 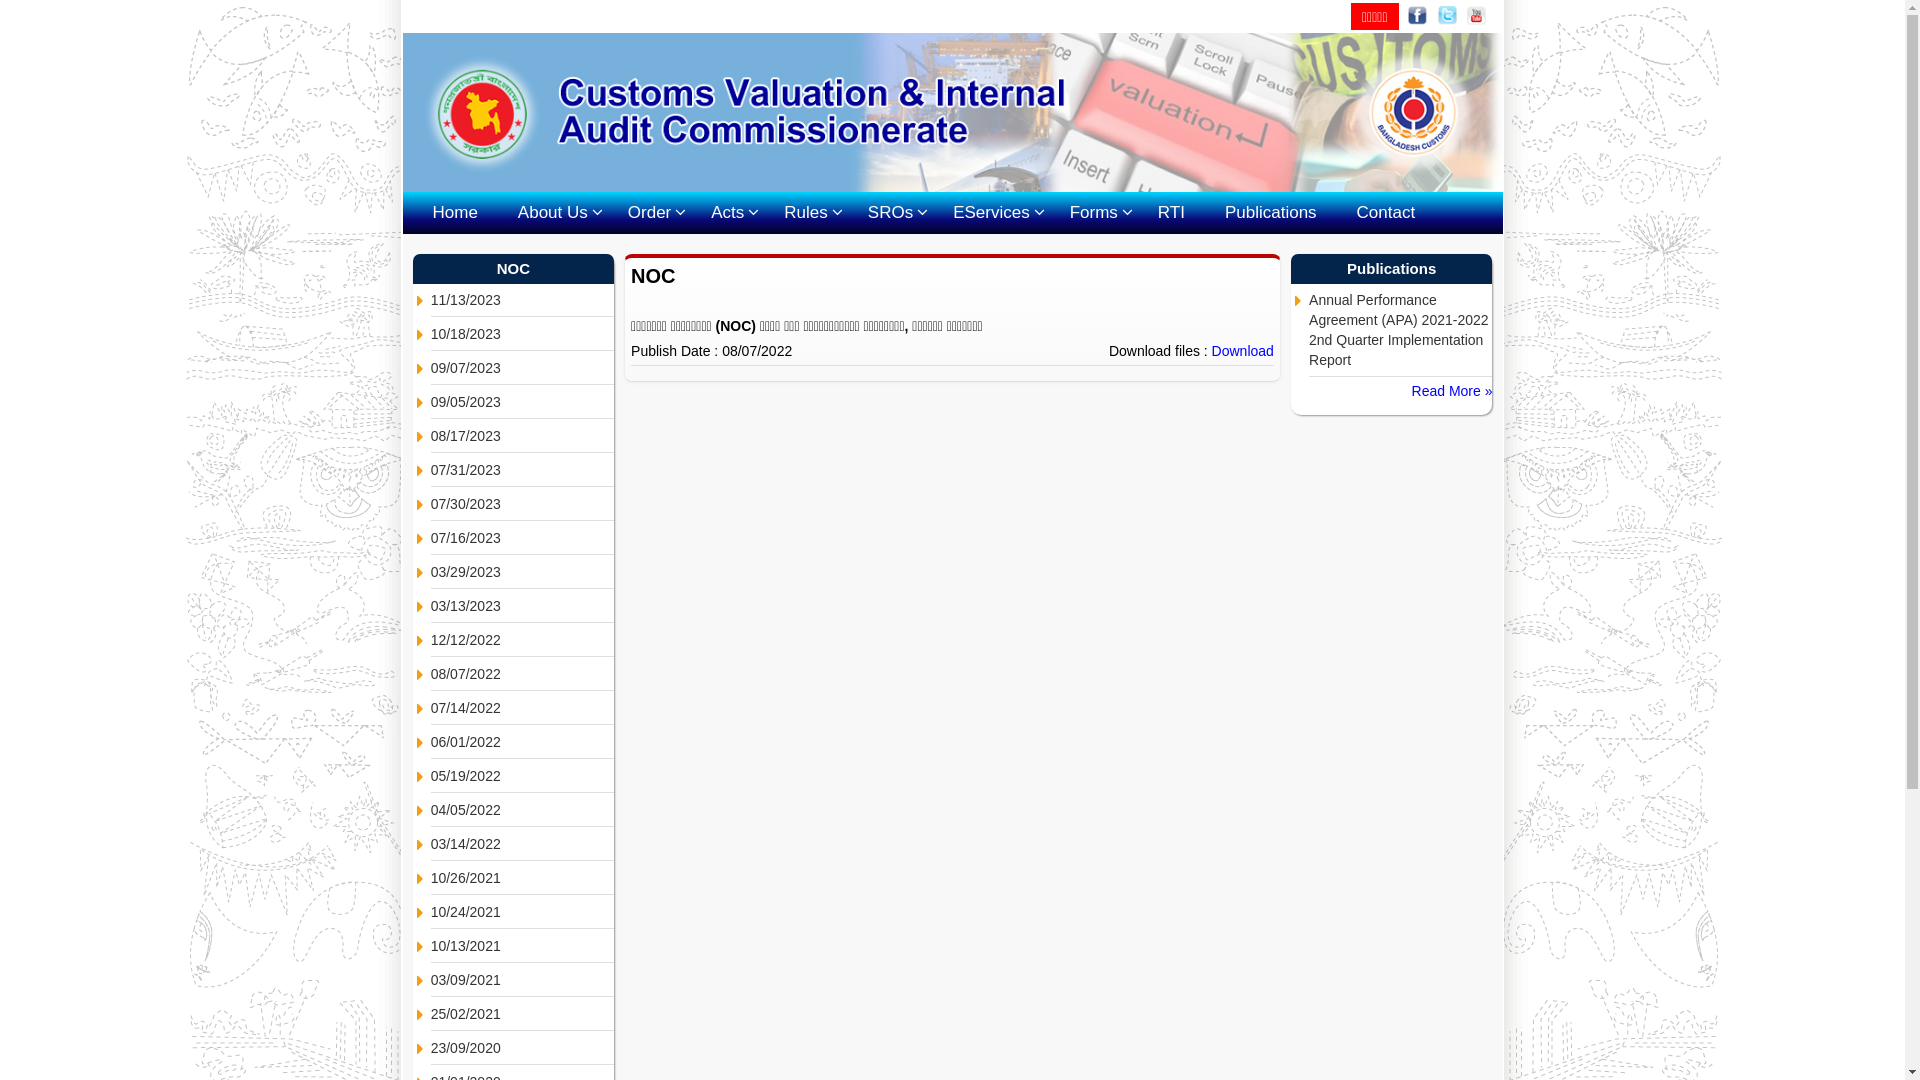 What do you see at coordinates (805, 212) in the screenshot?
I see `'Rules'` at bounding box center [805, 212].